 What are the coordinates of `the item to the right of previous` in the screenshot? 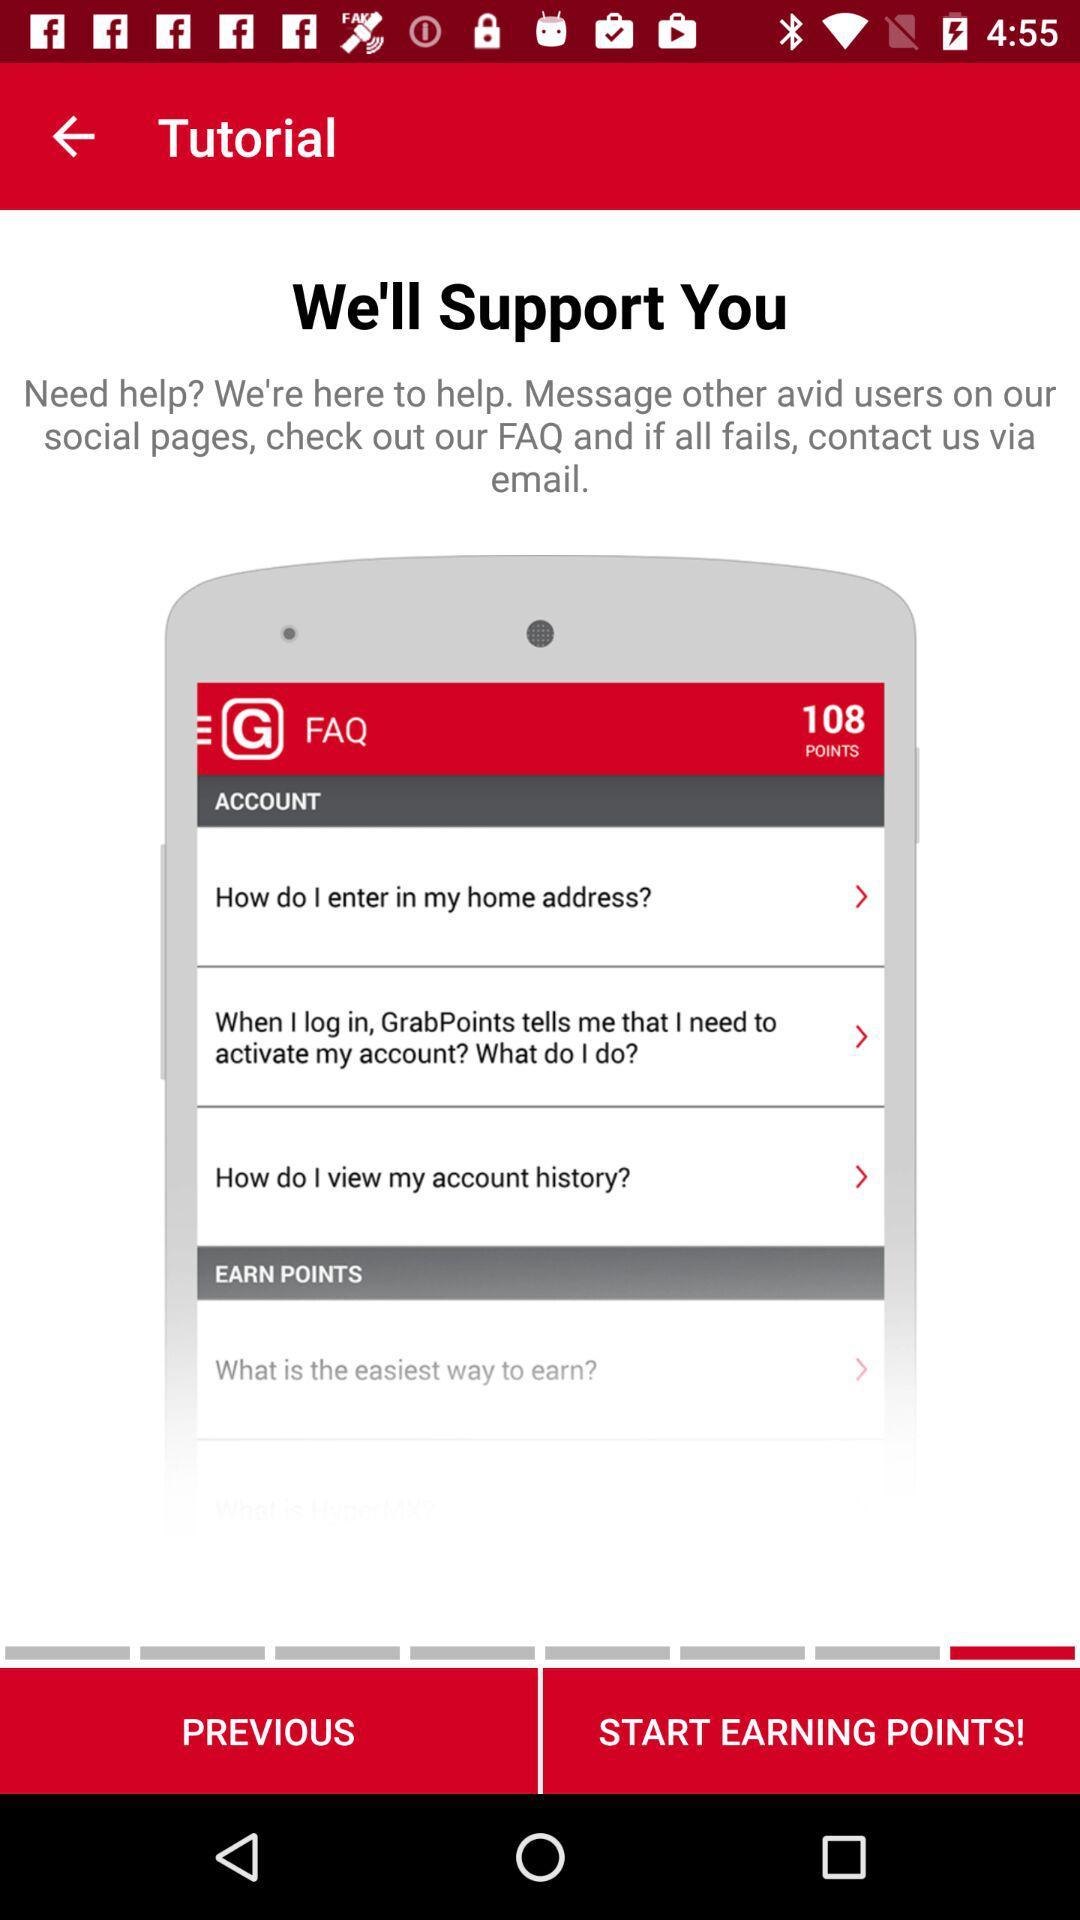 It's located at (811, 1730).